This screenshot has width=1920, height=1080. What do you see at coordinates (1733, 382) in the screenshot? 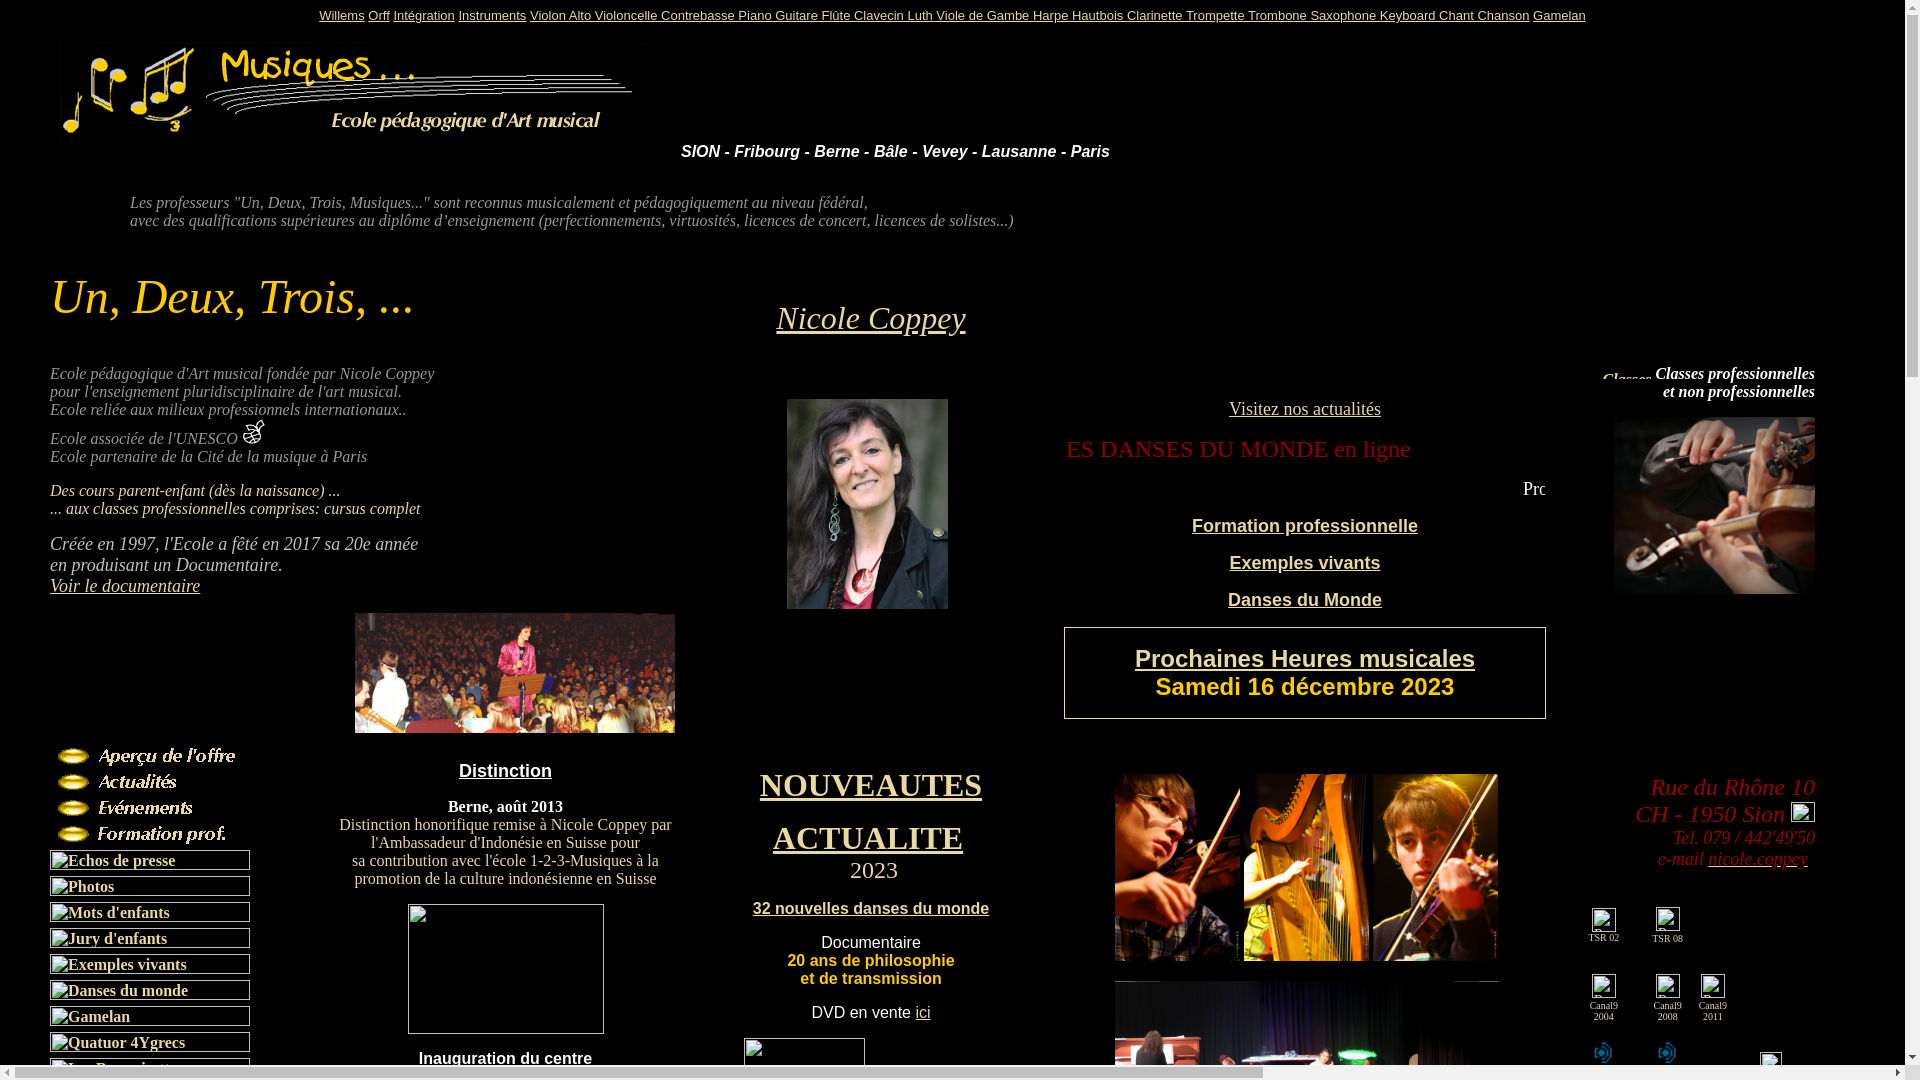
I see `'Classes professionnelles` at bounding box center [1733, 382].